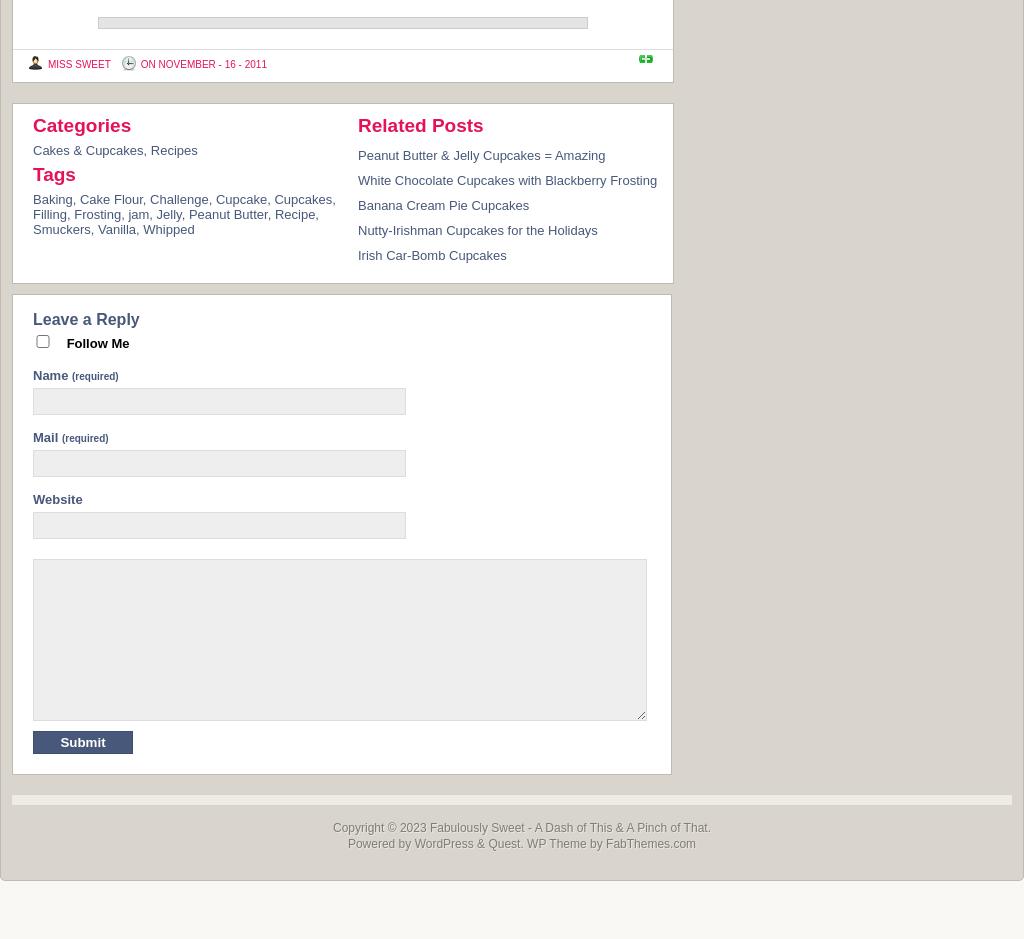 This screenshot has width=1024, height=939. I want to click on 'Cupcakes', so click(274, 197).